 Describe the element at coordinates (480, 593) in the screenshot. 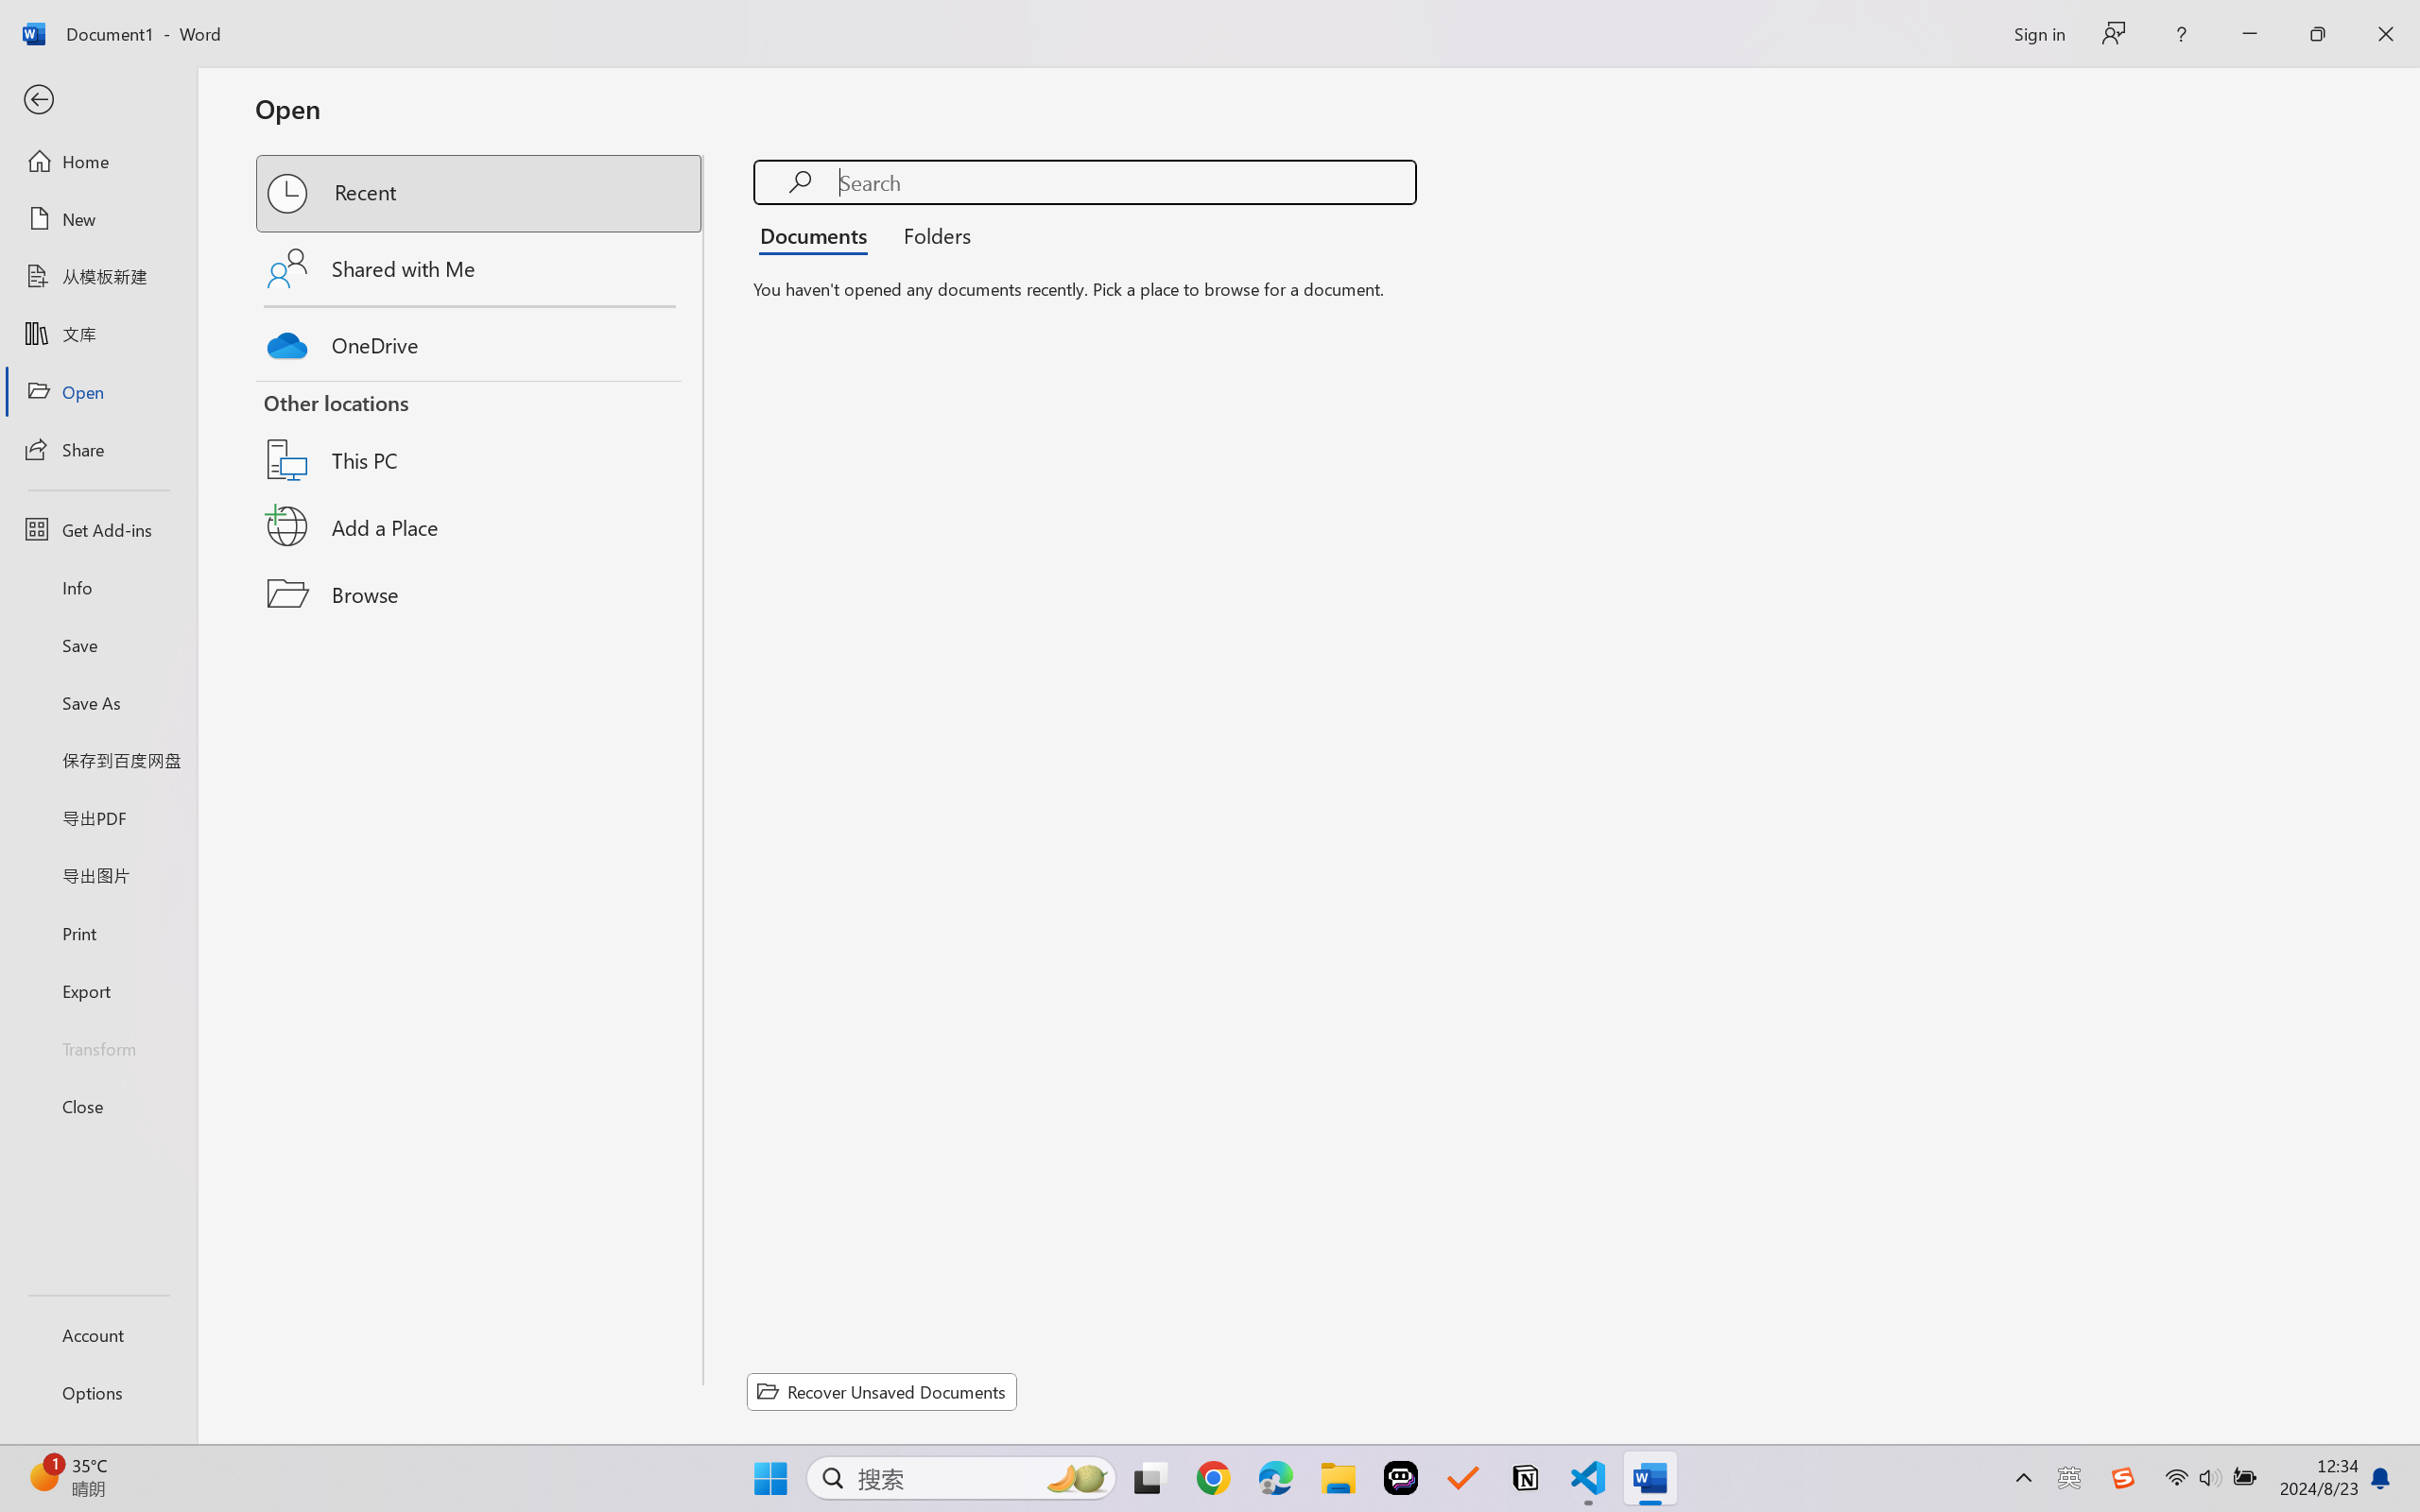

I see `'Browse'` at that location.